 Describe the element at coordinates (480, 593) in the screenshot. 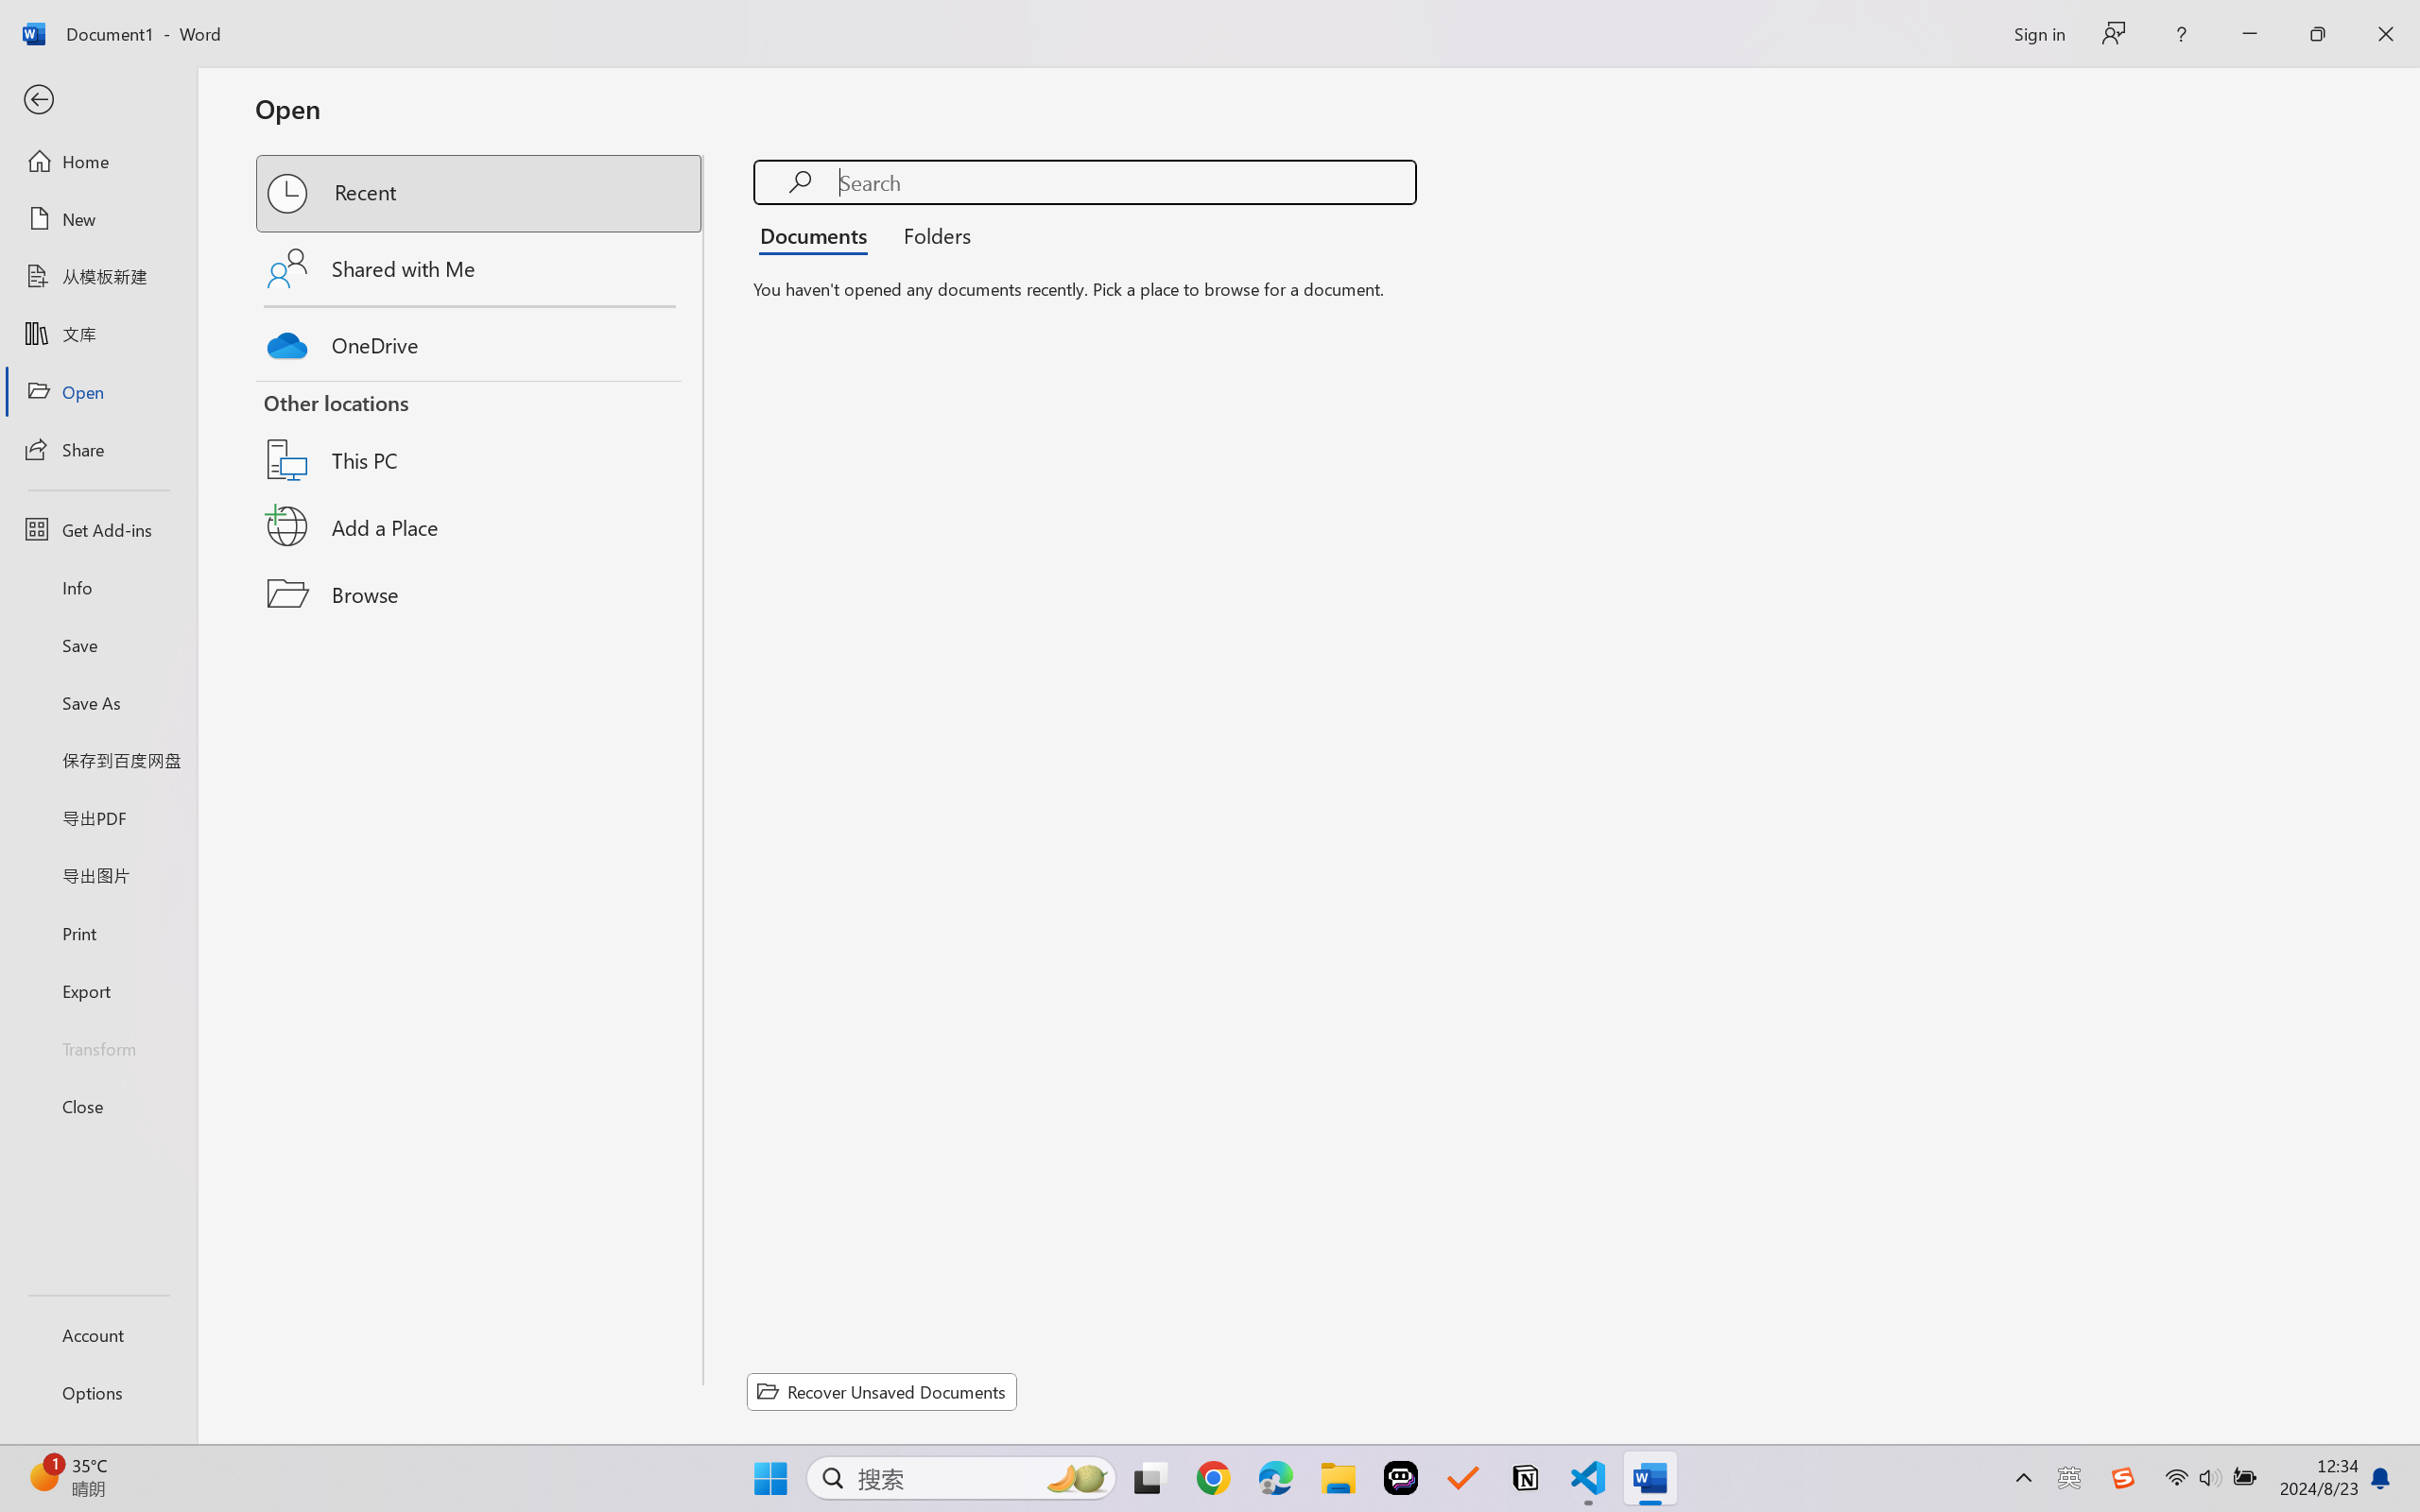

I see `'Browse'` at that location.